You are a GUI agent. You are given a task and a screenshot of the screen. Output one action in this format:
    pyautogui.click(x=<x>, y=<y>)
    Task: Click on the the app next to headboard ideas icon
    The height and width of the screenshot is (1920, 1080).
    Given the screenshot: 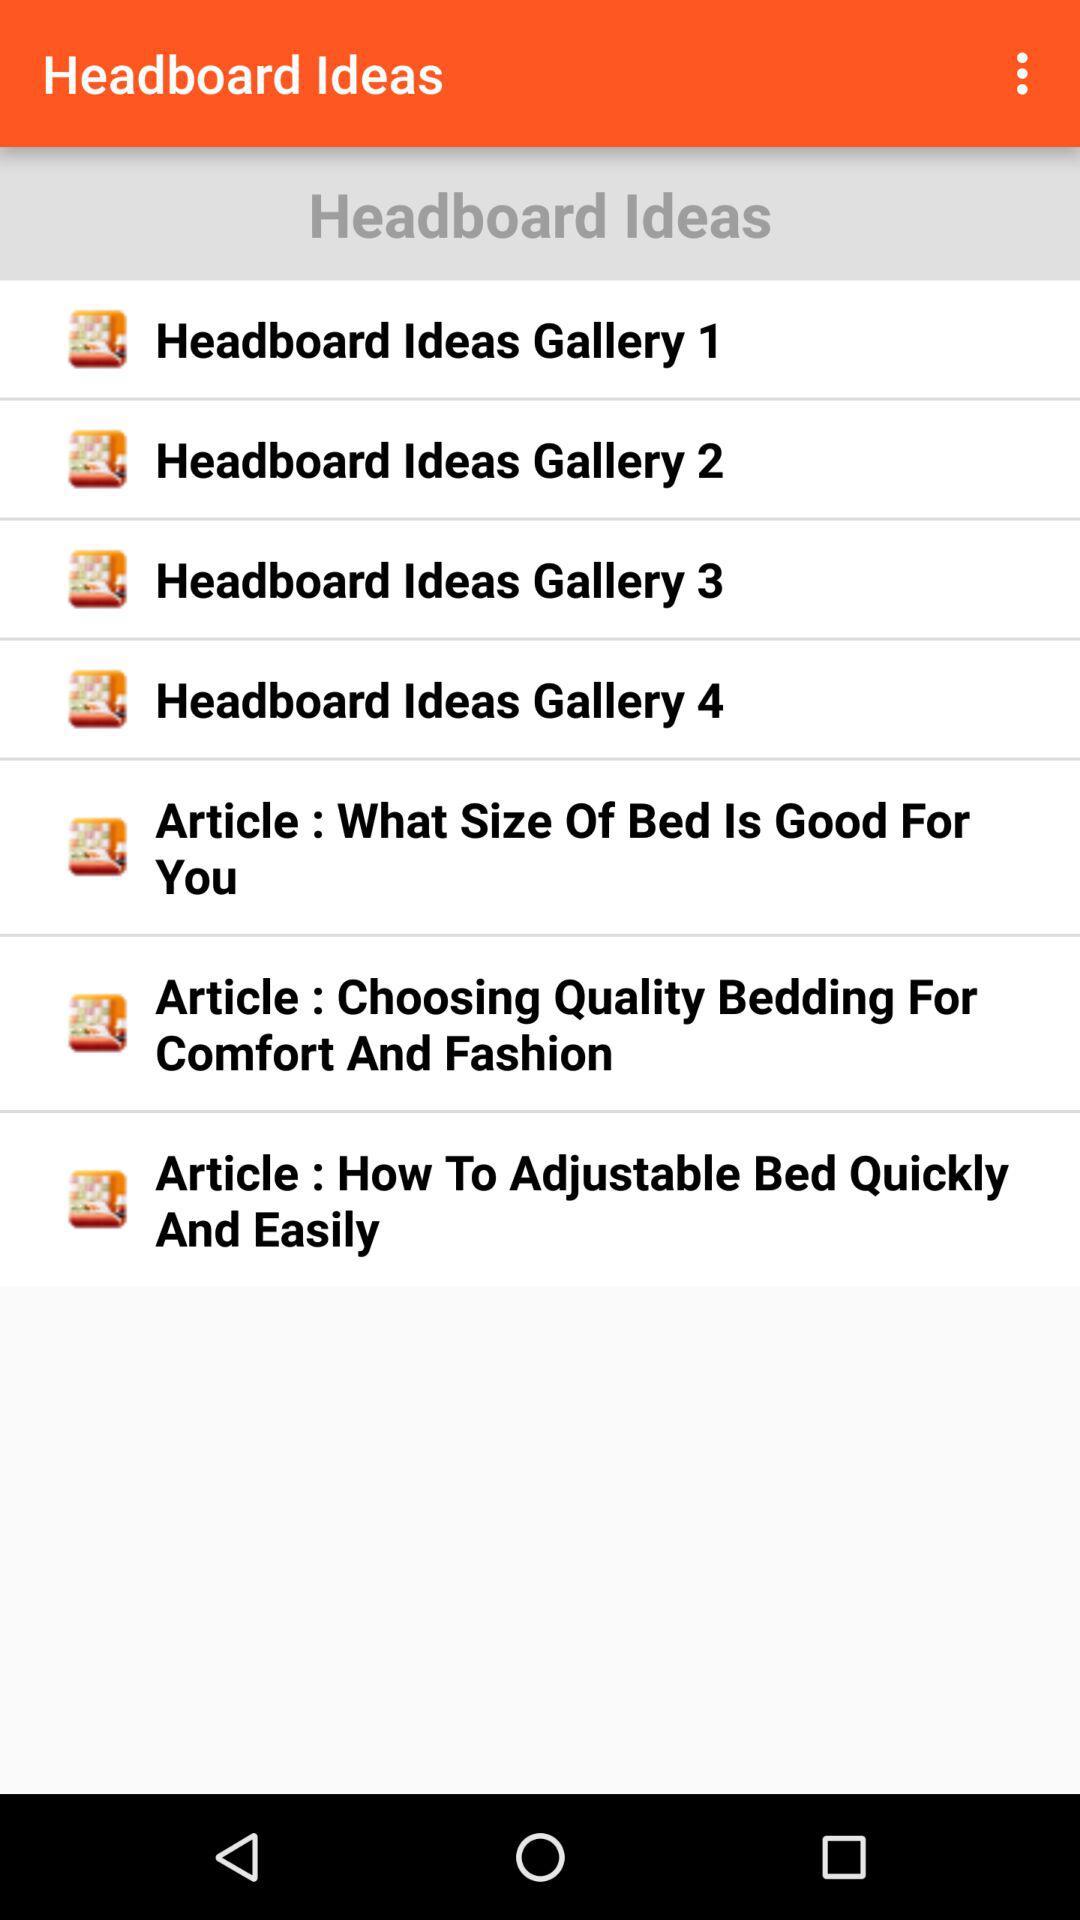 What is the action you would take?
    pyautogui.click(x=1027, y=73)
    